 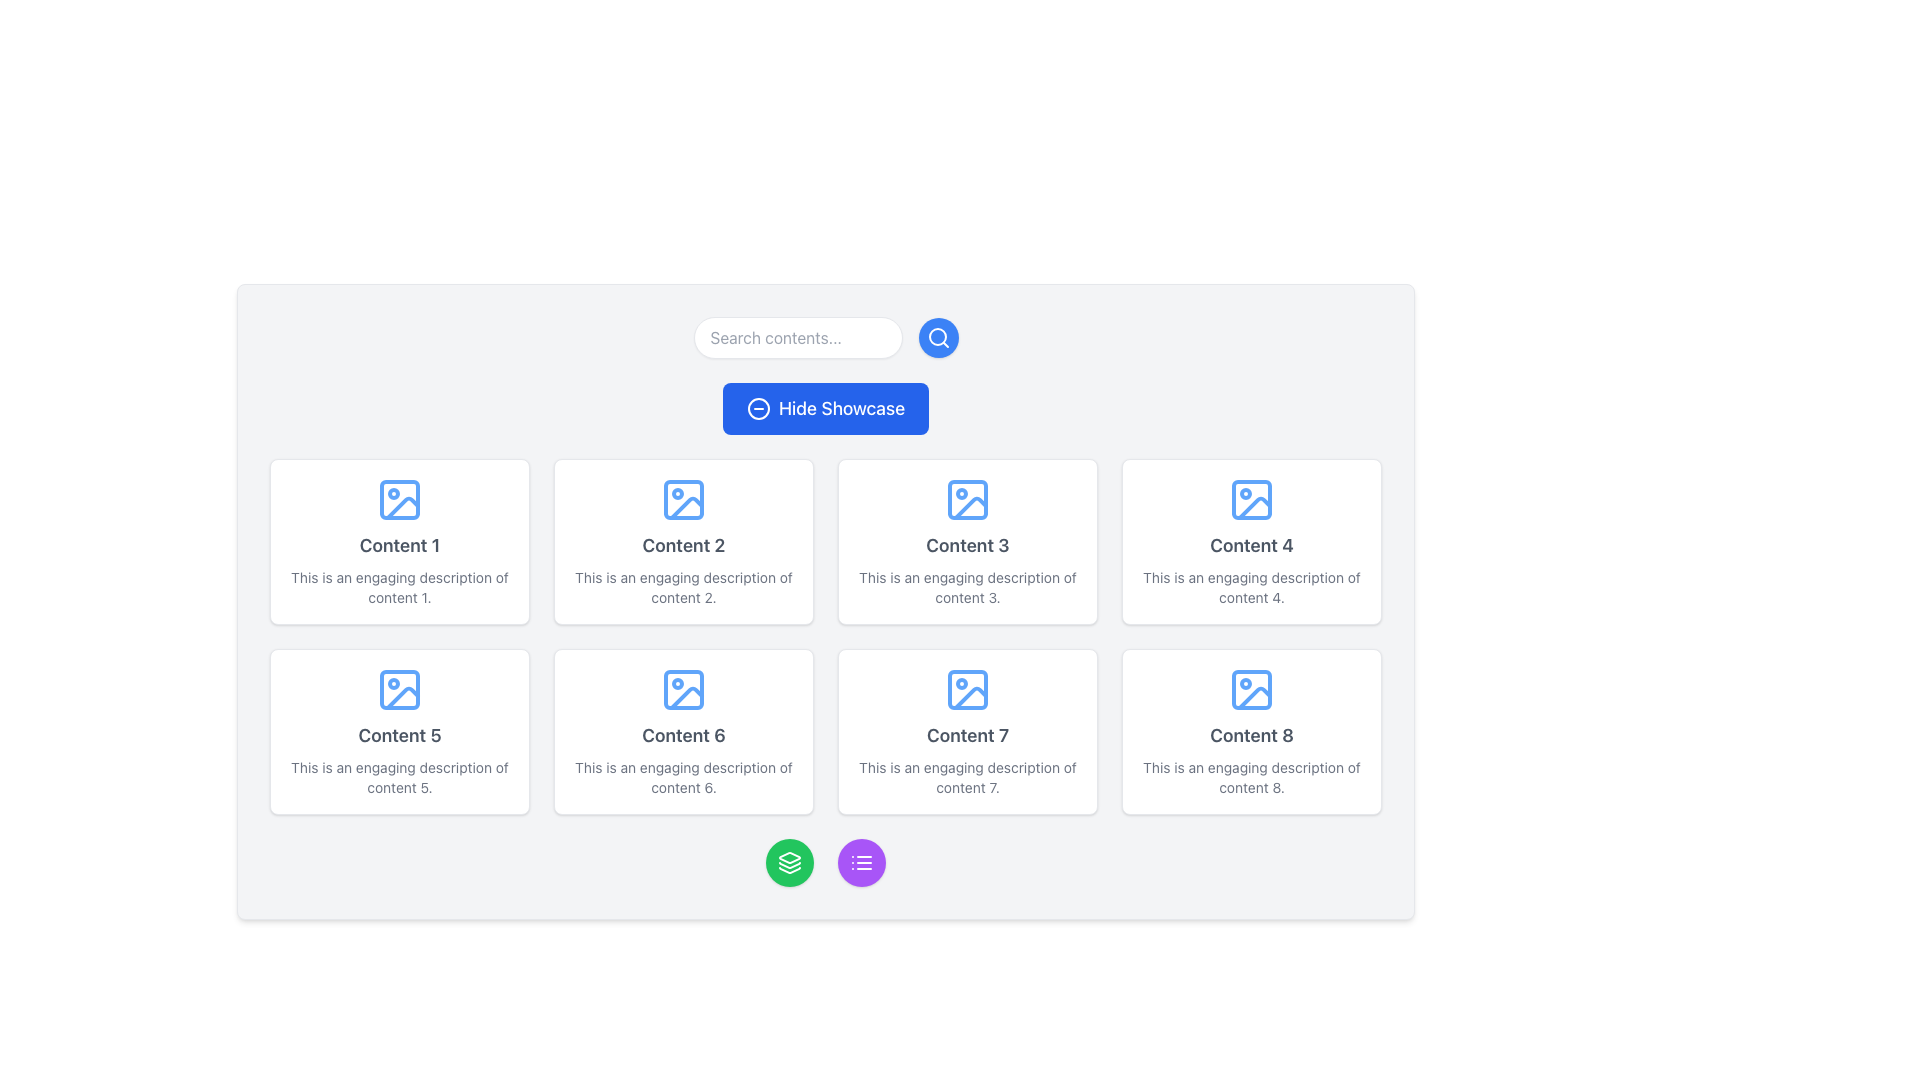 I want to click on the button located centrally below the search bar, so click(x=825, y=407).